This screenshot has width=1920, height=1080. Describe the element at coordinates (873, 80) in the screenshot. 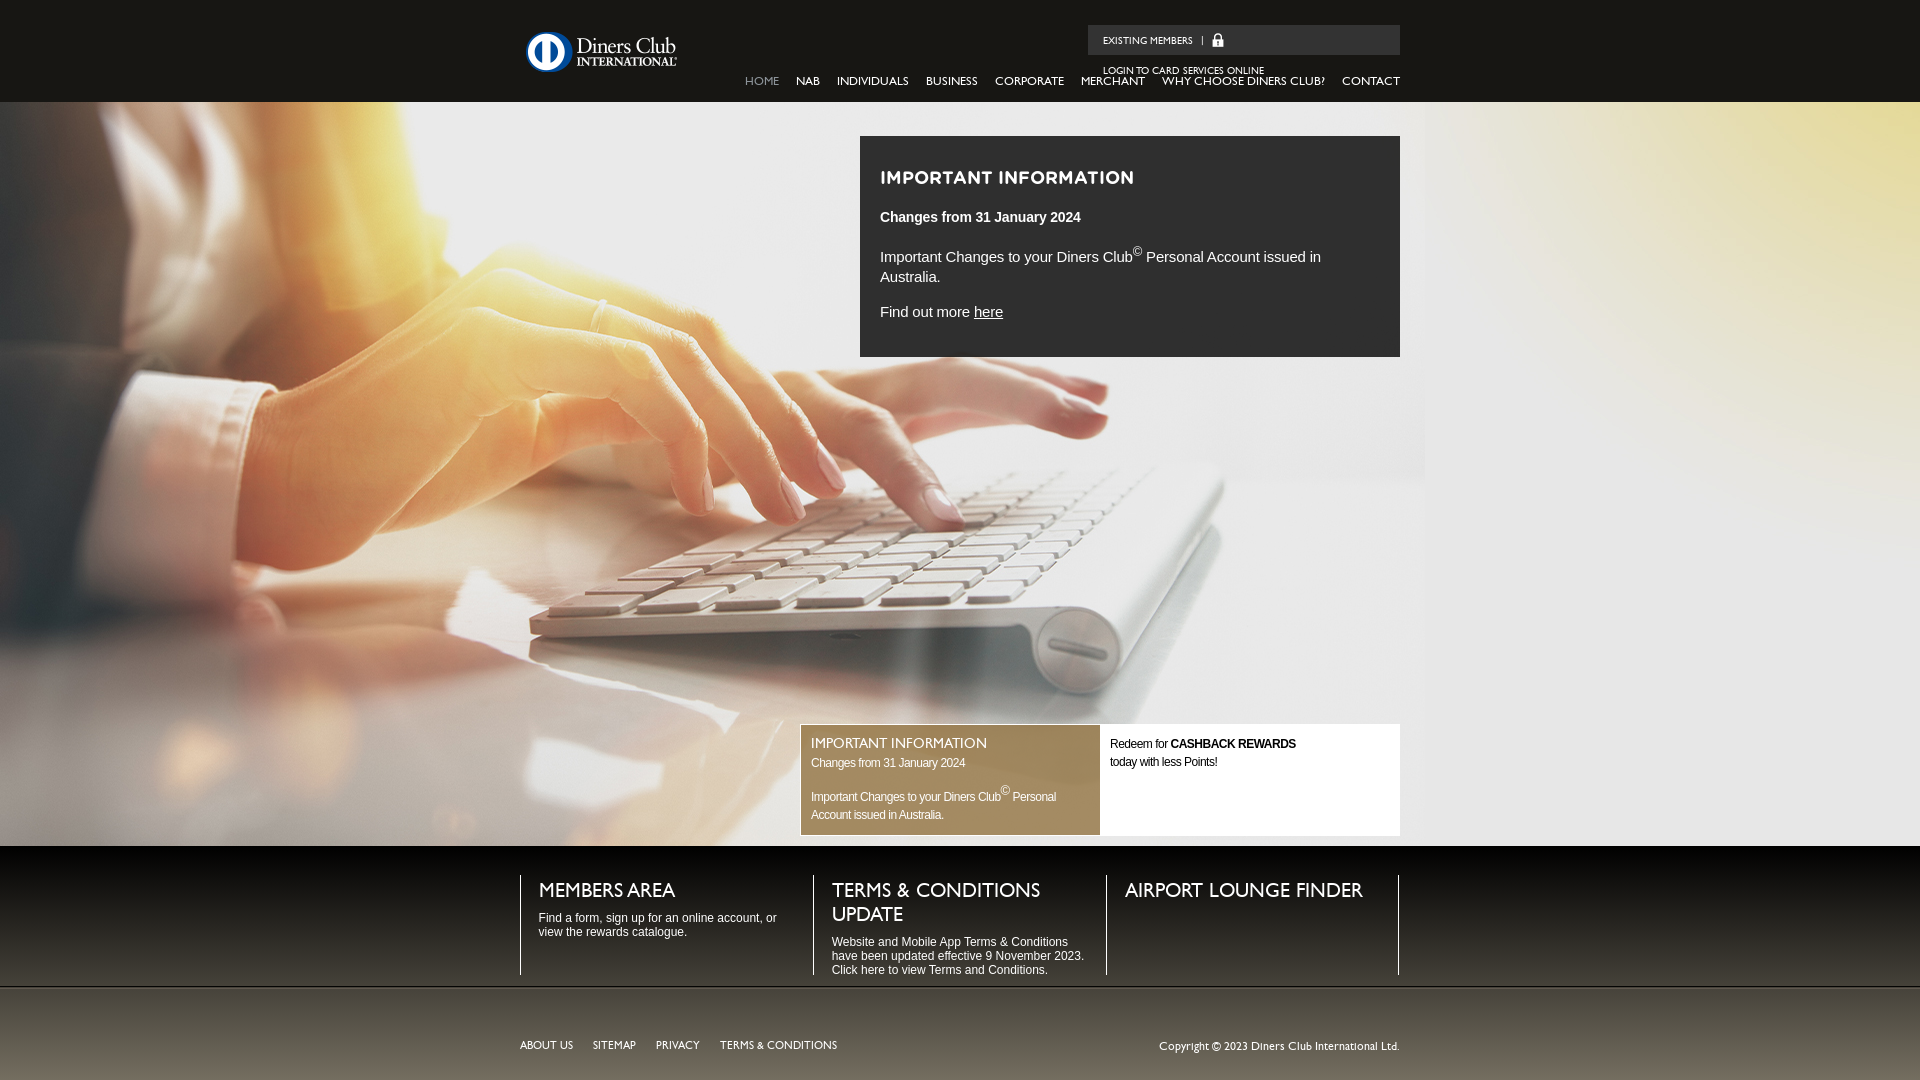

I see `'INDIVIDUALS'` at that location.